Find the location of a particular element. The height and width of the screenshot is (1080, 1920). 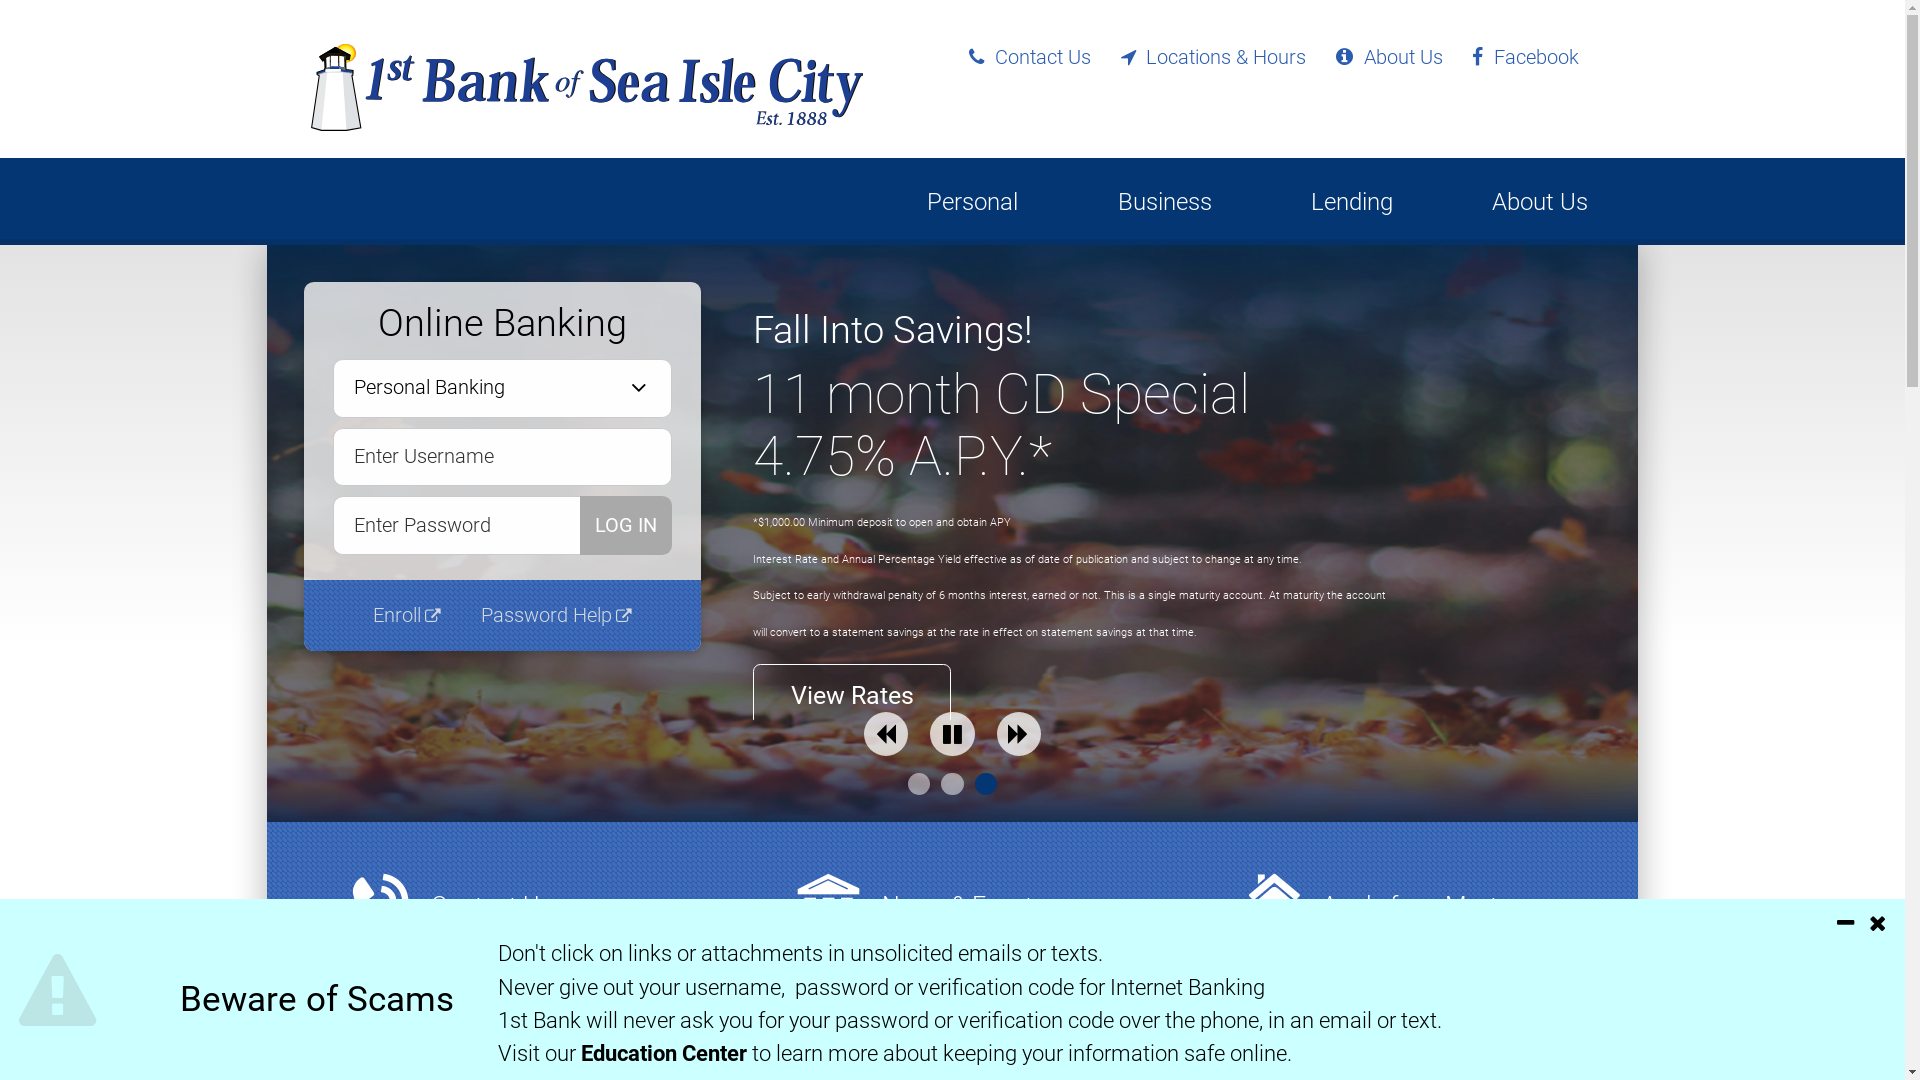

'Next Slide' is located at coordinates (997, 733).